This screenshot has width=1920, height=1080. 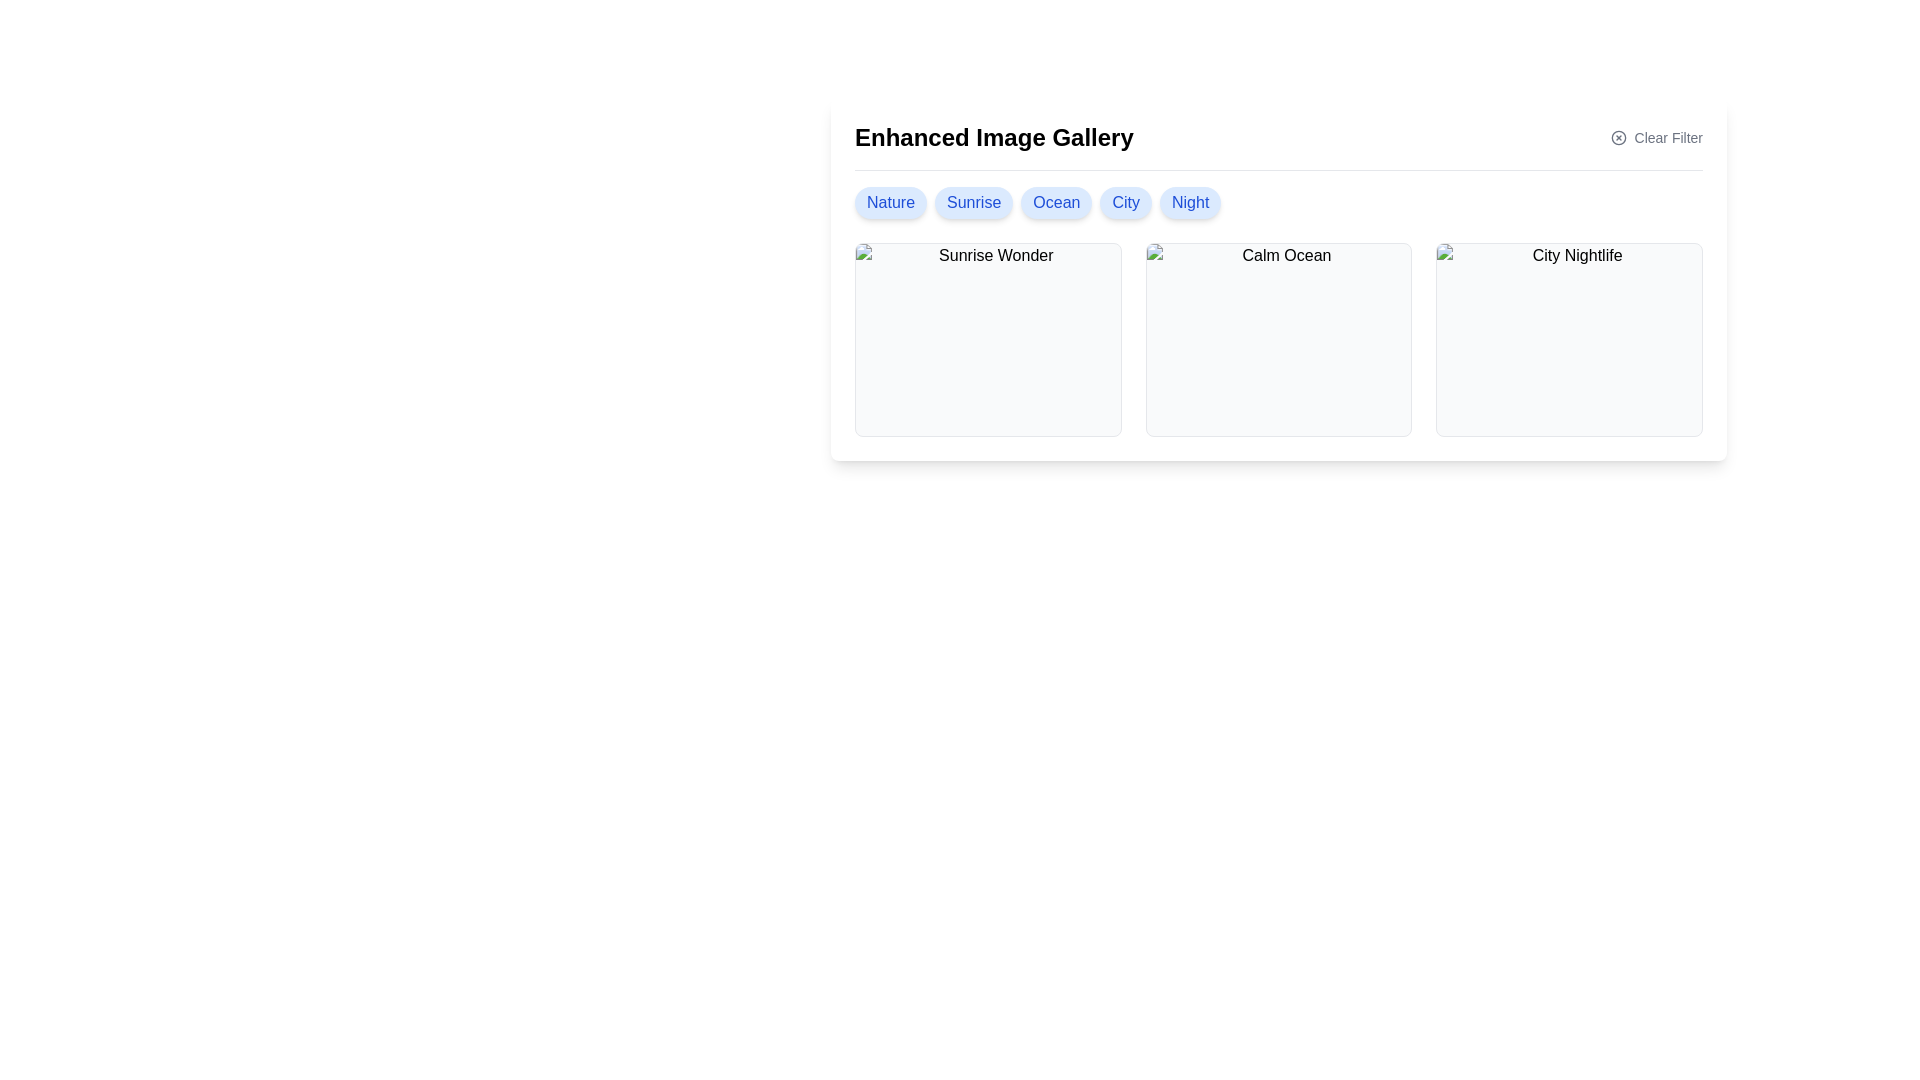 I want to click on the 'Calm Ocean' card in the image gallery, so click(x=1277, y=279).